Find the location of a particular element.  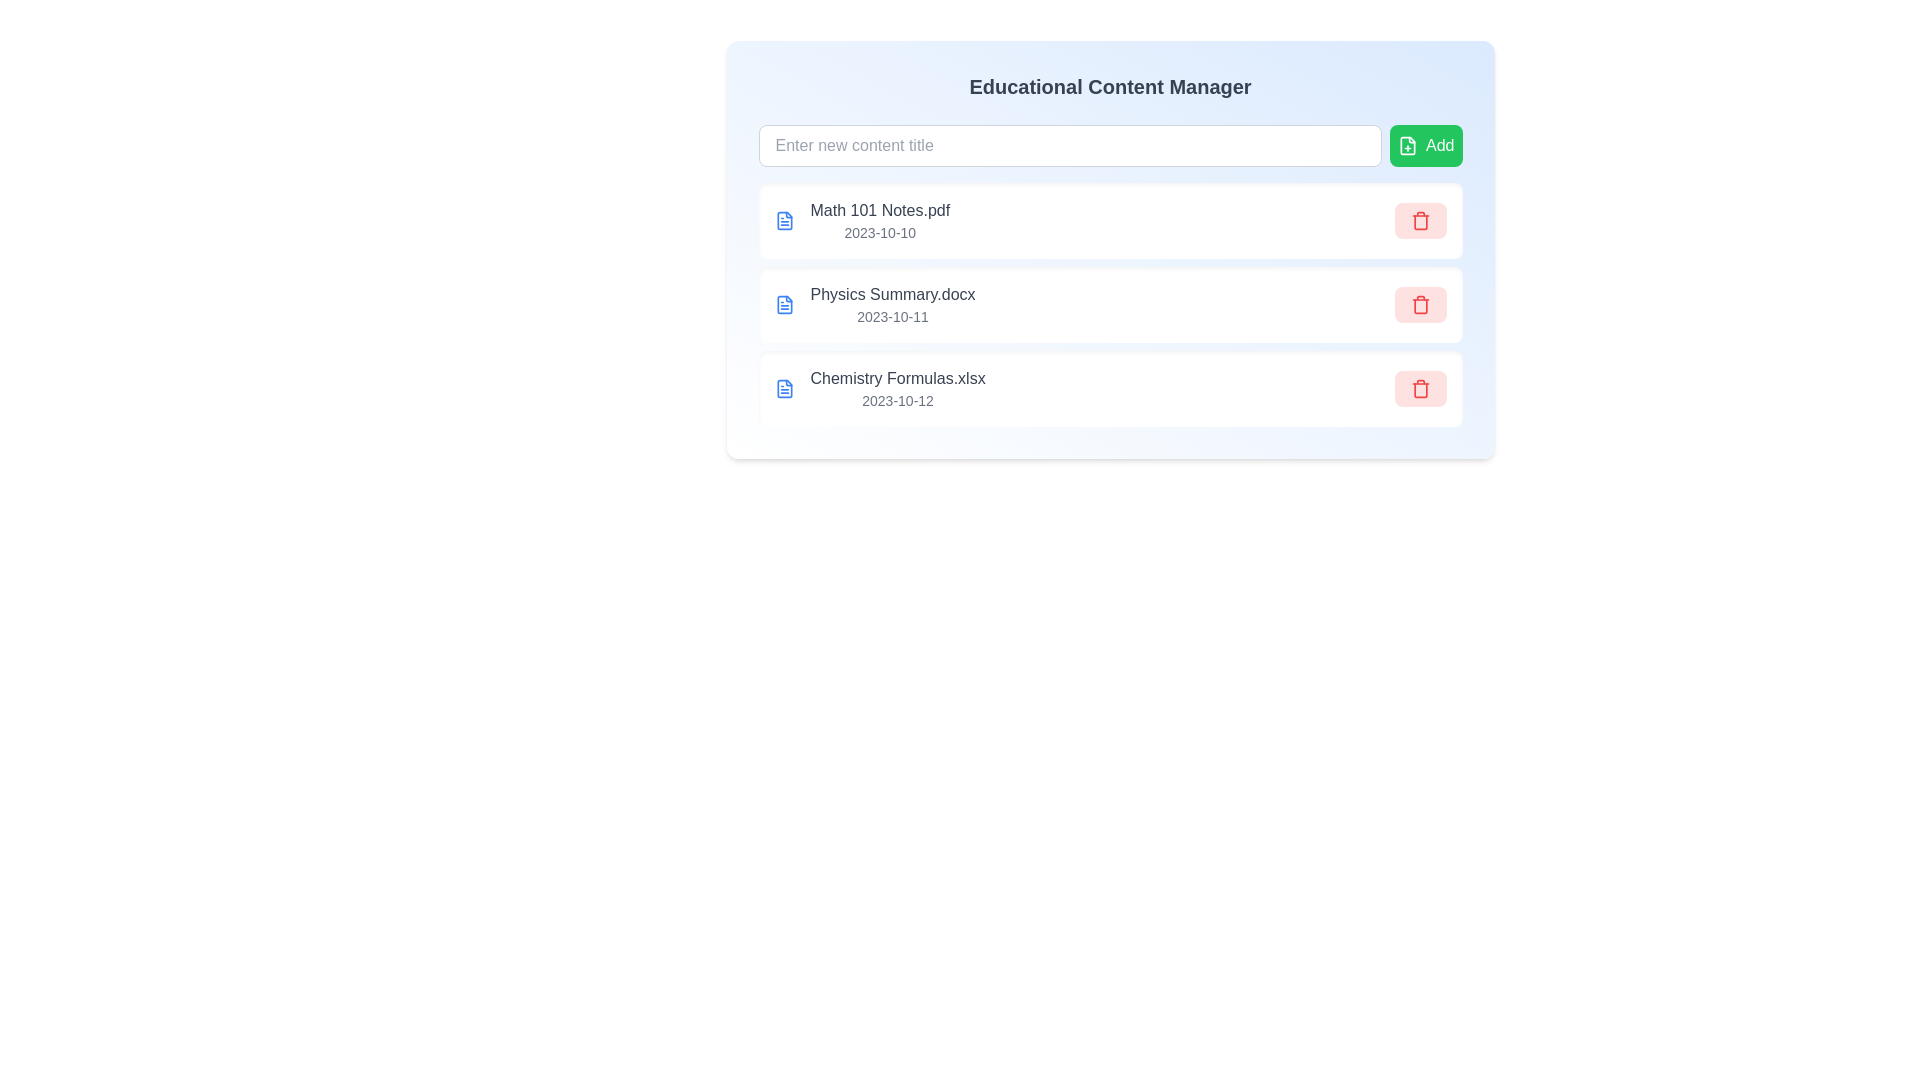

the second list item component titled 'Physics Summary.docx' is located at coordinates (1109, 304).